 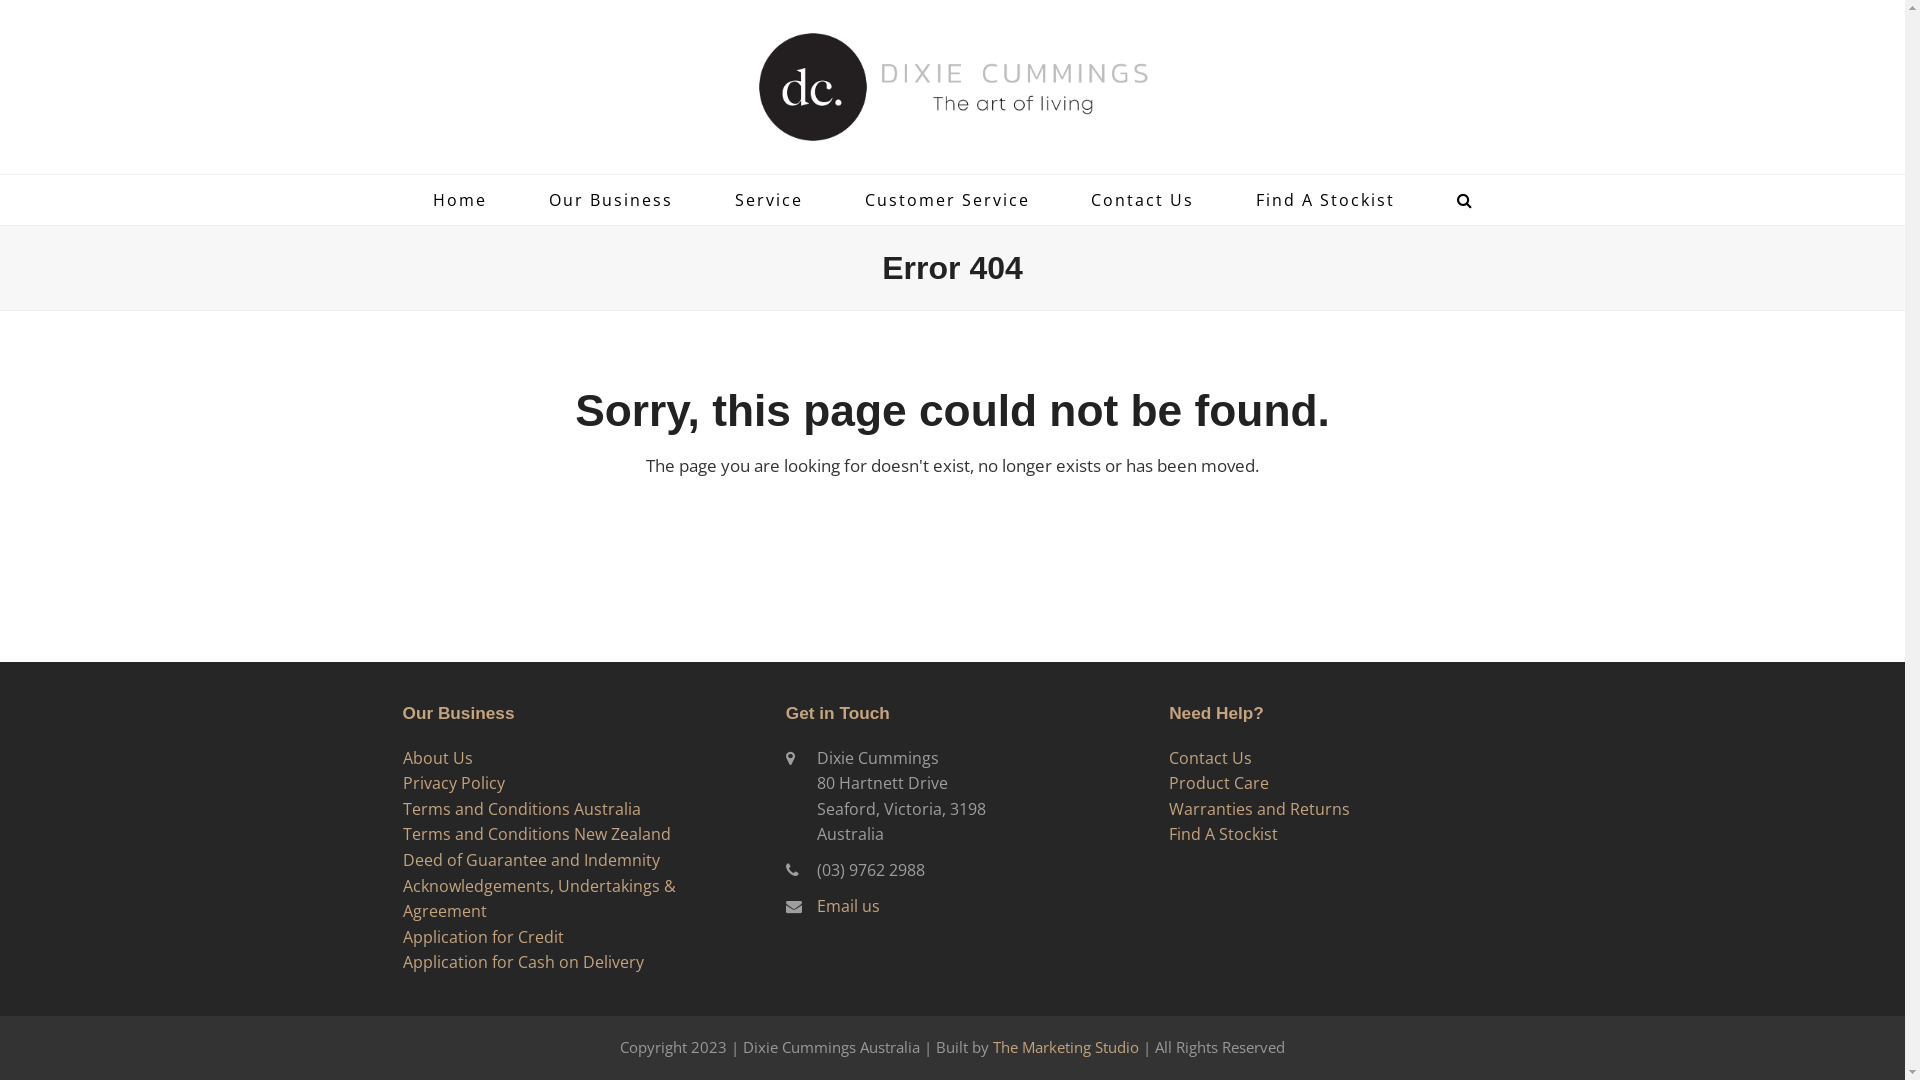 What do you see at coordinates (536, 833) in the screenshot?
I see `'Terms and Conditions New Zealand'` at bounding box center [536, 833].